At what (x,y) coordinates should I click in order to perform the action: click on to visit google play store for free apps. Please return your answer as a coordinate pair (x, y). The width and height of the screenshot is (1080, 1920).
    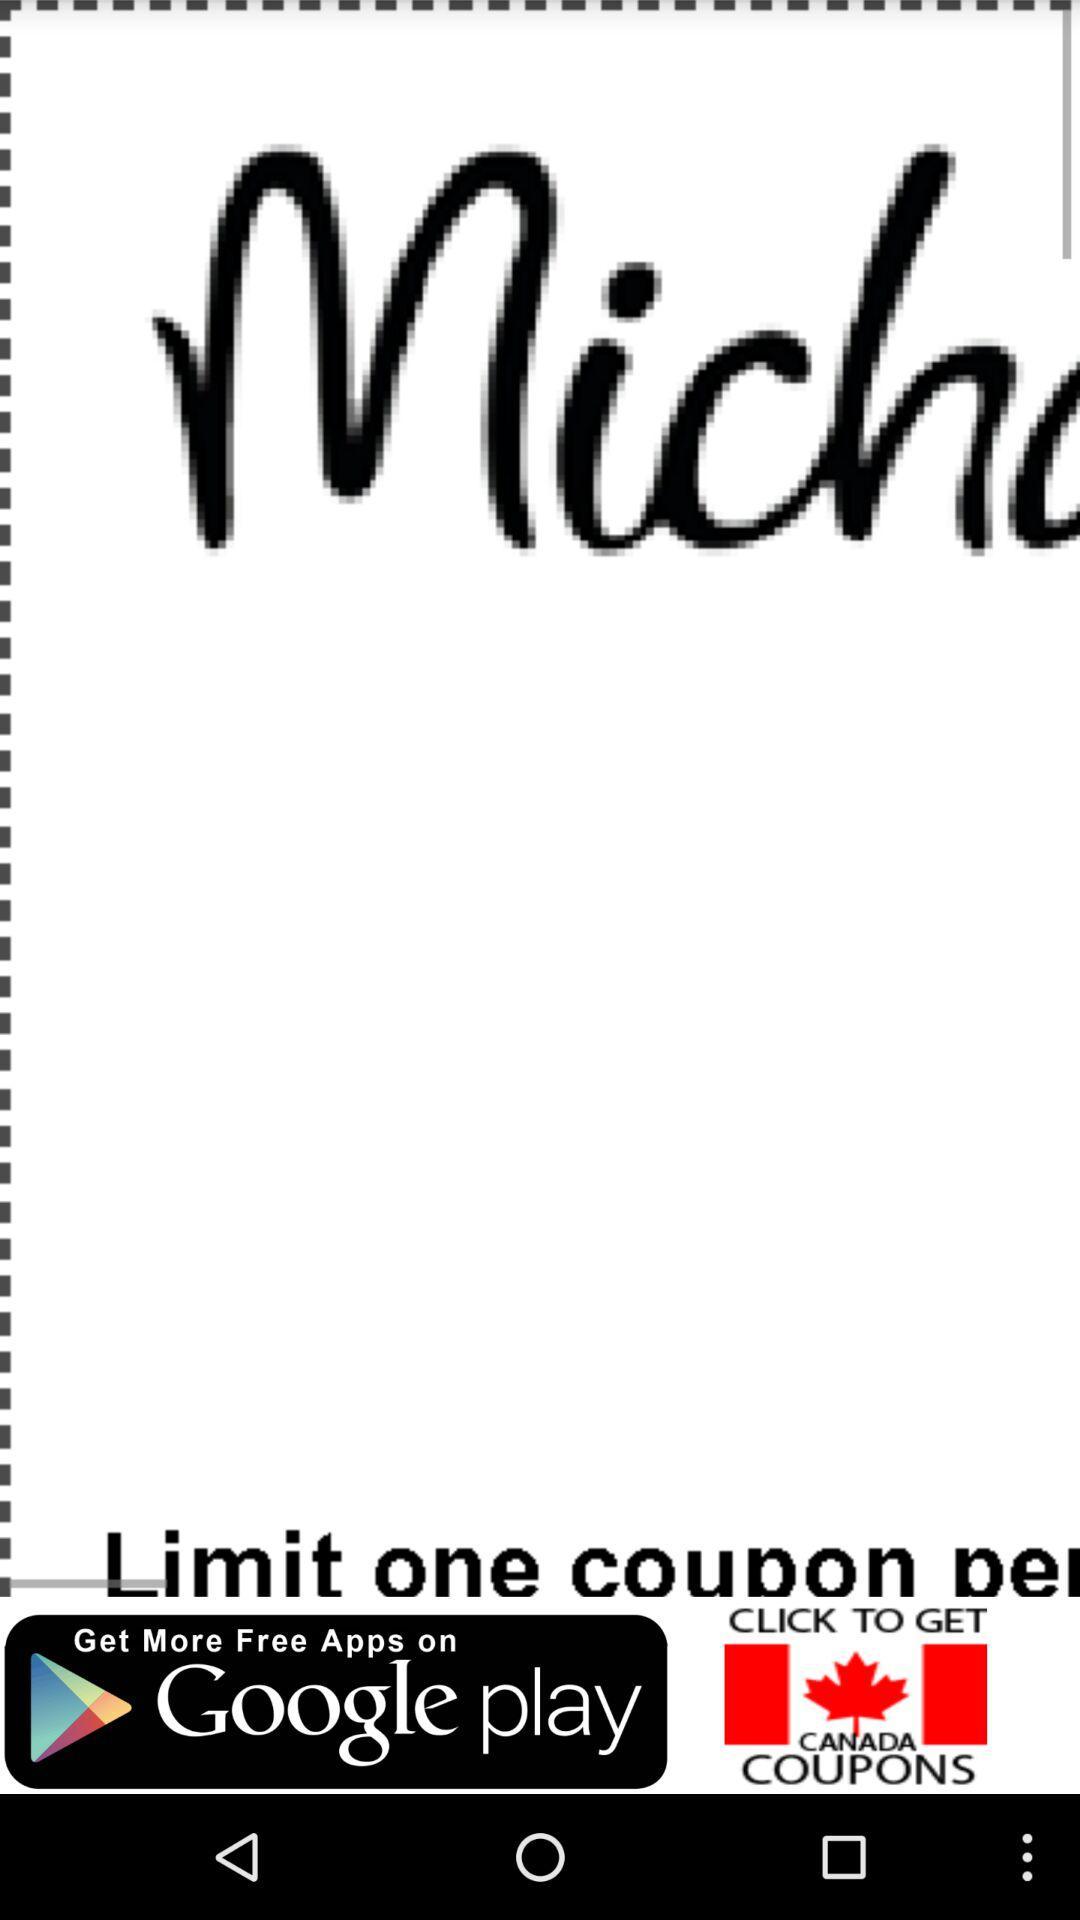
    Looking at the image, I should click on (334, 1701).